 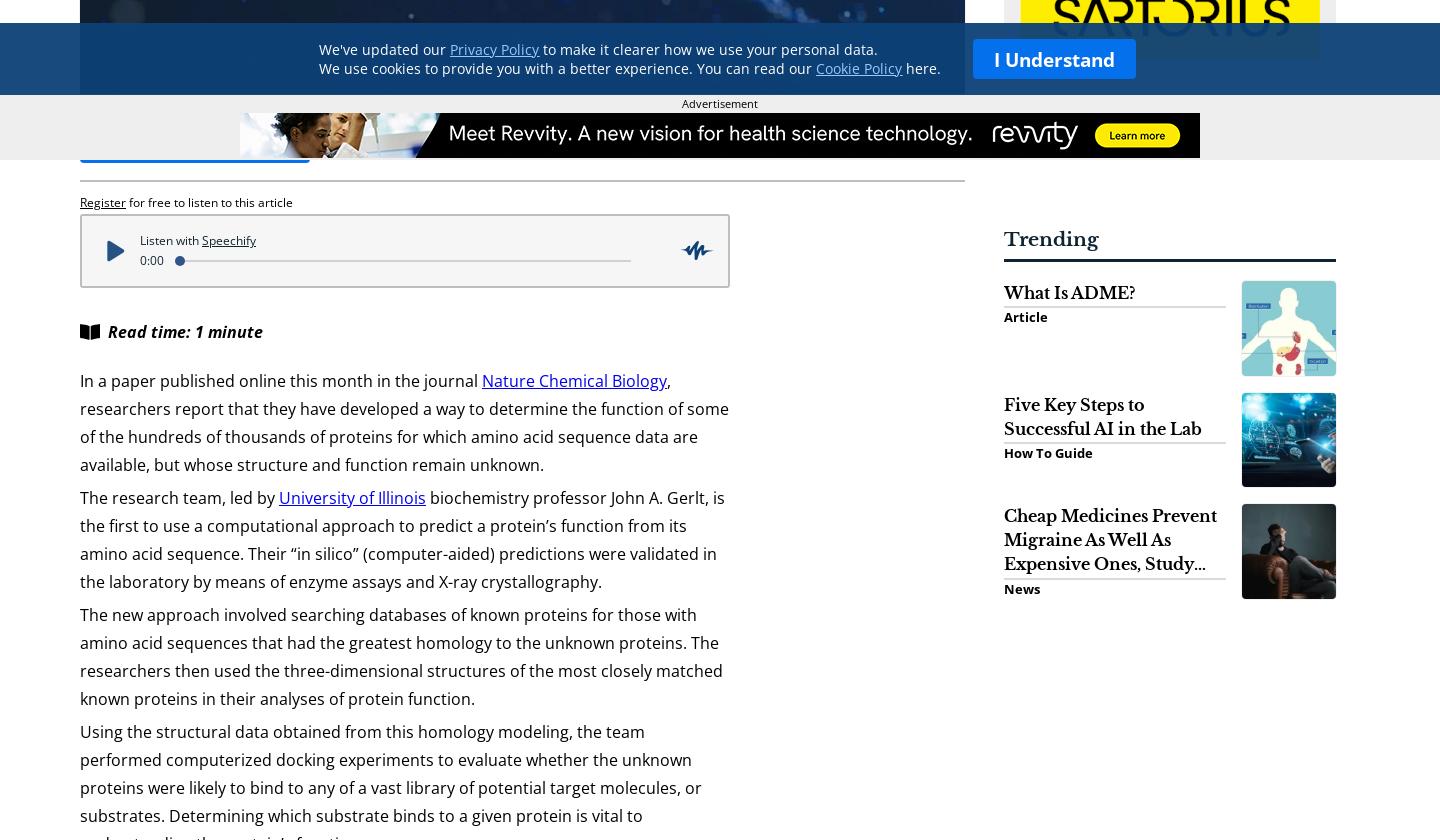 What do you see at coordinates (708, 49) in the screenshot?
I see `'to make it clearer how we use your personal data.'` at bounding box center [708, 49].